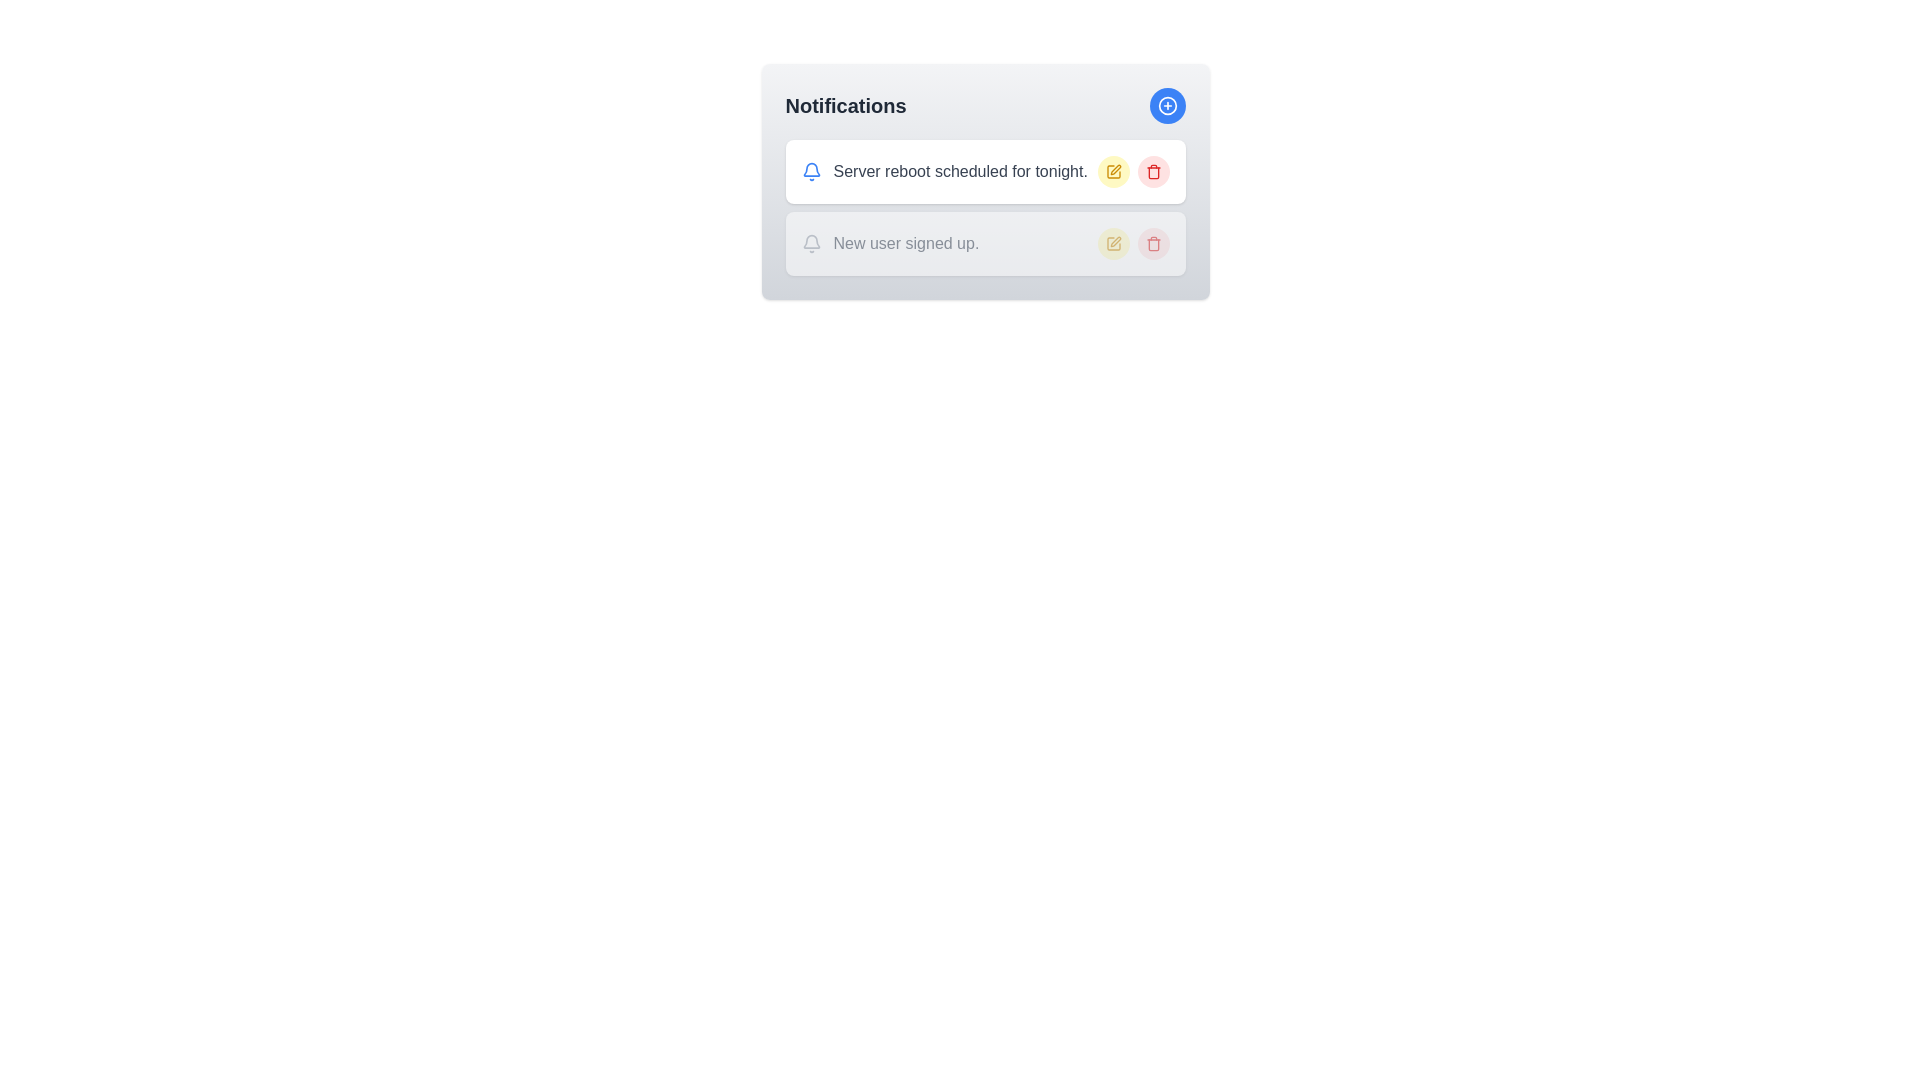  What do you see at coordinates (1153, 242) in the screenshot?
I see `the circular delete button with a light red background and a trash can icon located` at bounding box center [1153, 242].